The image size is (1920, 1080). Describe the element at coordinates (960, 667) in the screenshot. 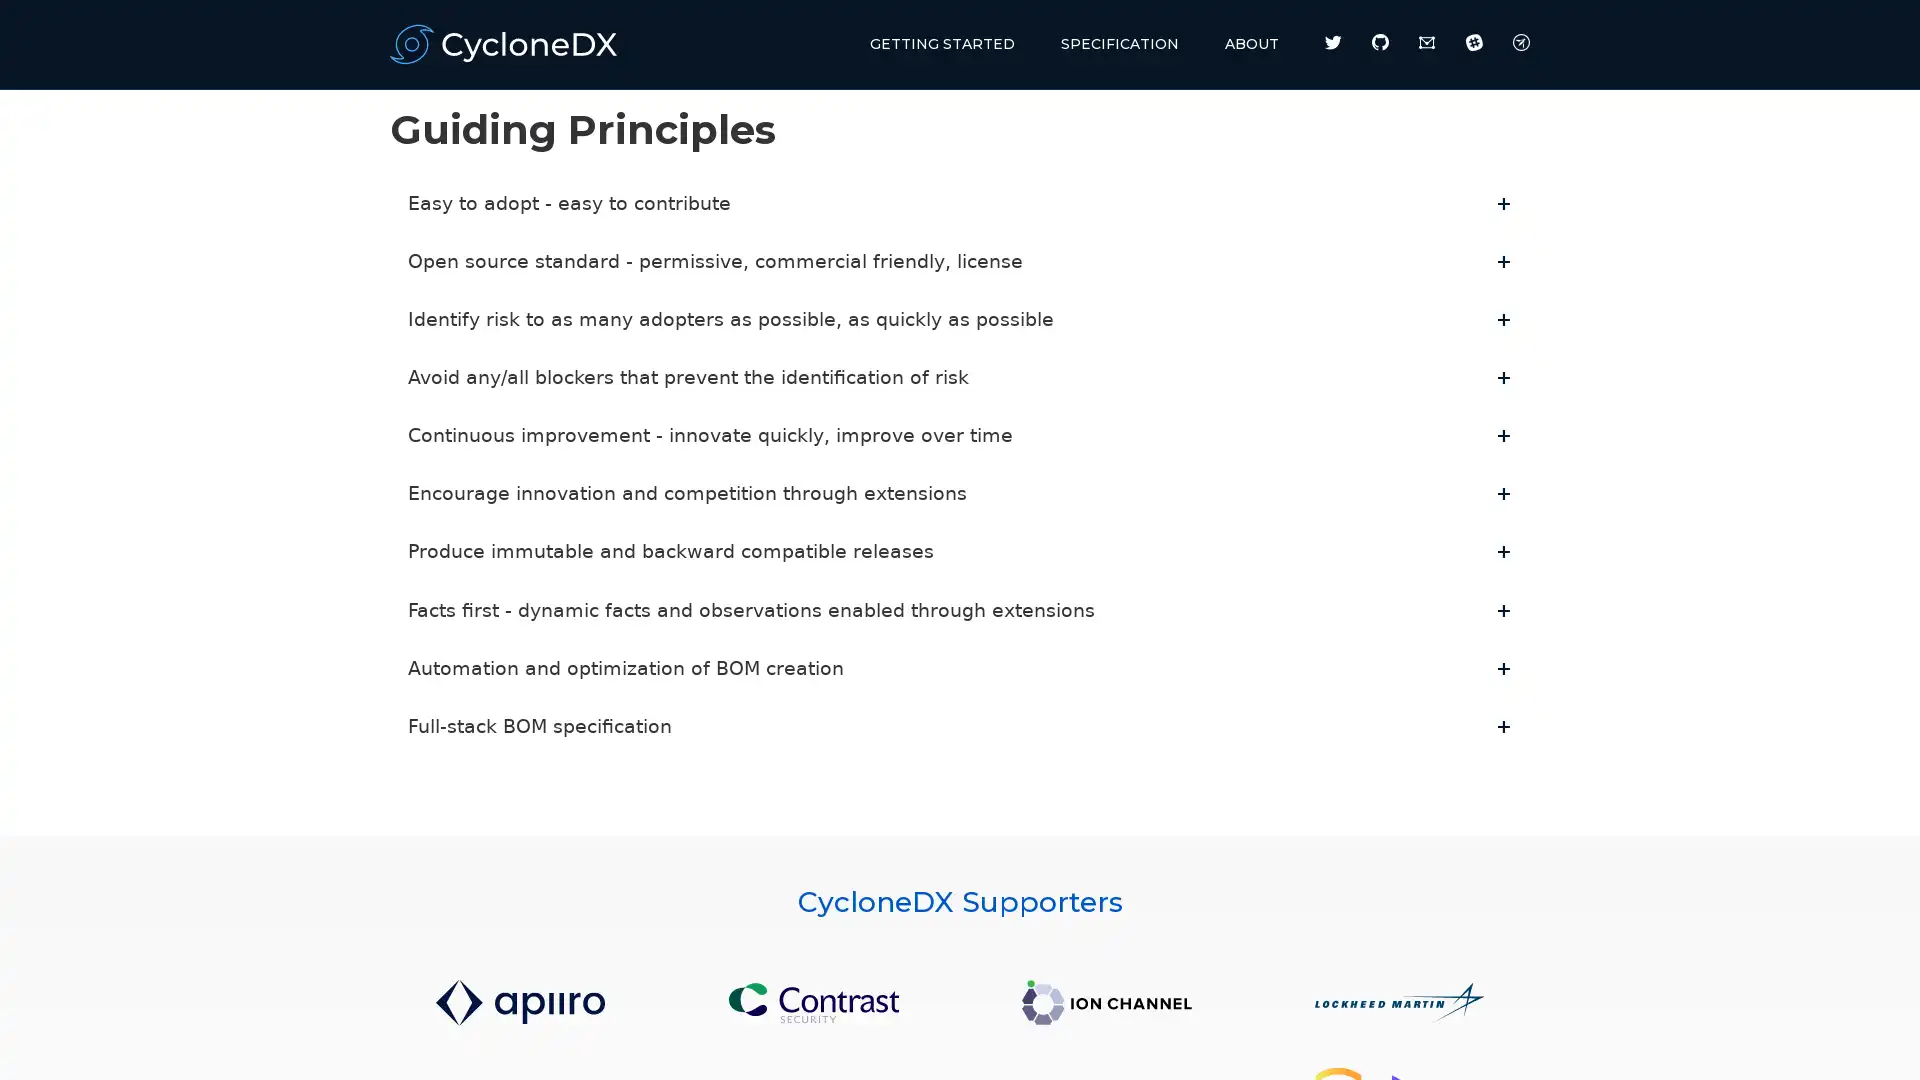

I see `Automation and optimization of BOM creation +` at that location.